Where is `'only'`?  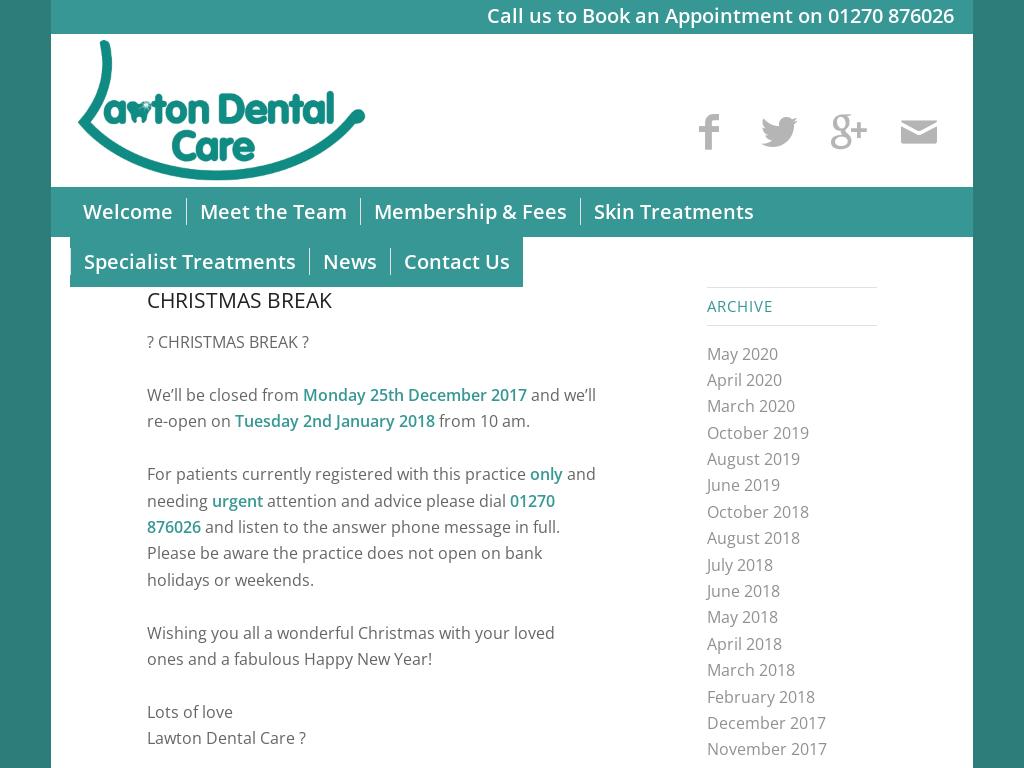 'only' is located at coordinates (546, 473).